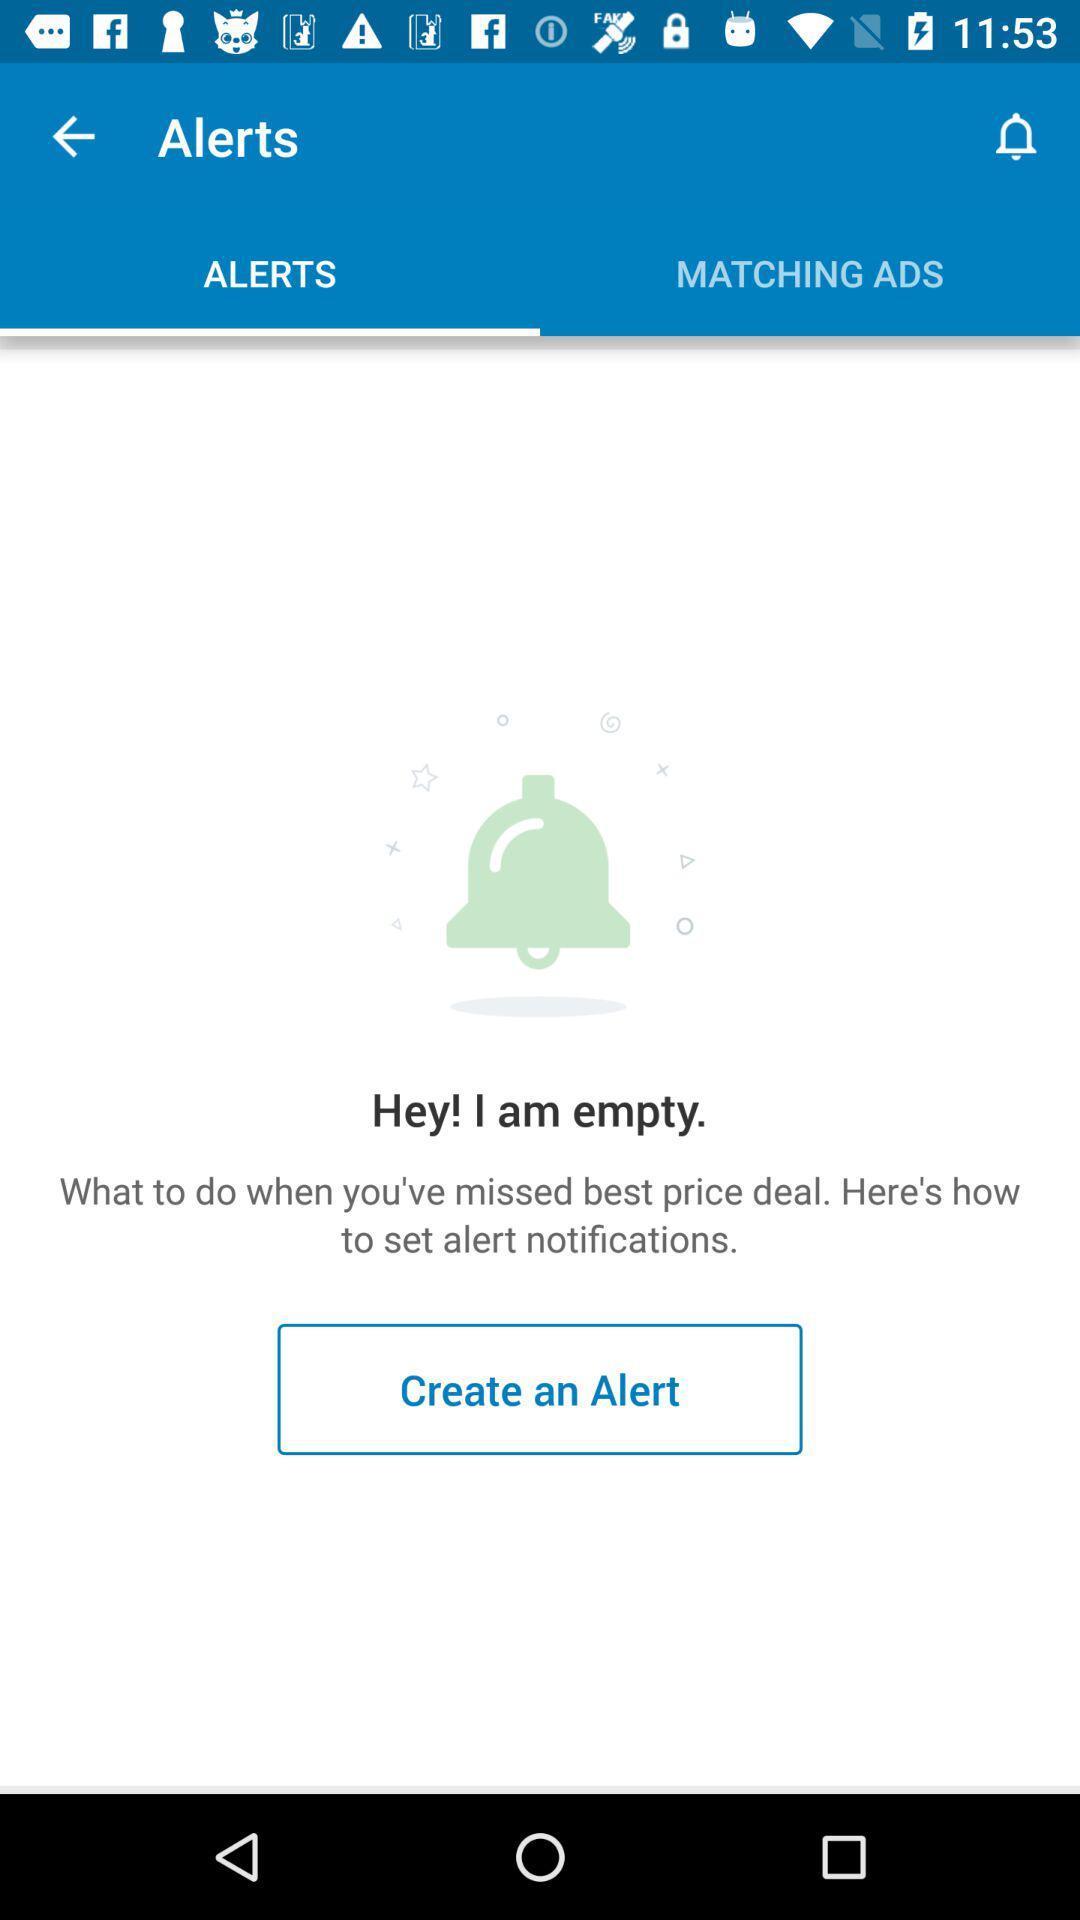  I want to click on the icon next to the alerts item, so click(72, 135).